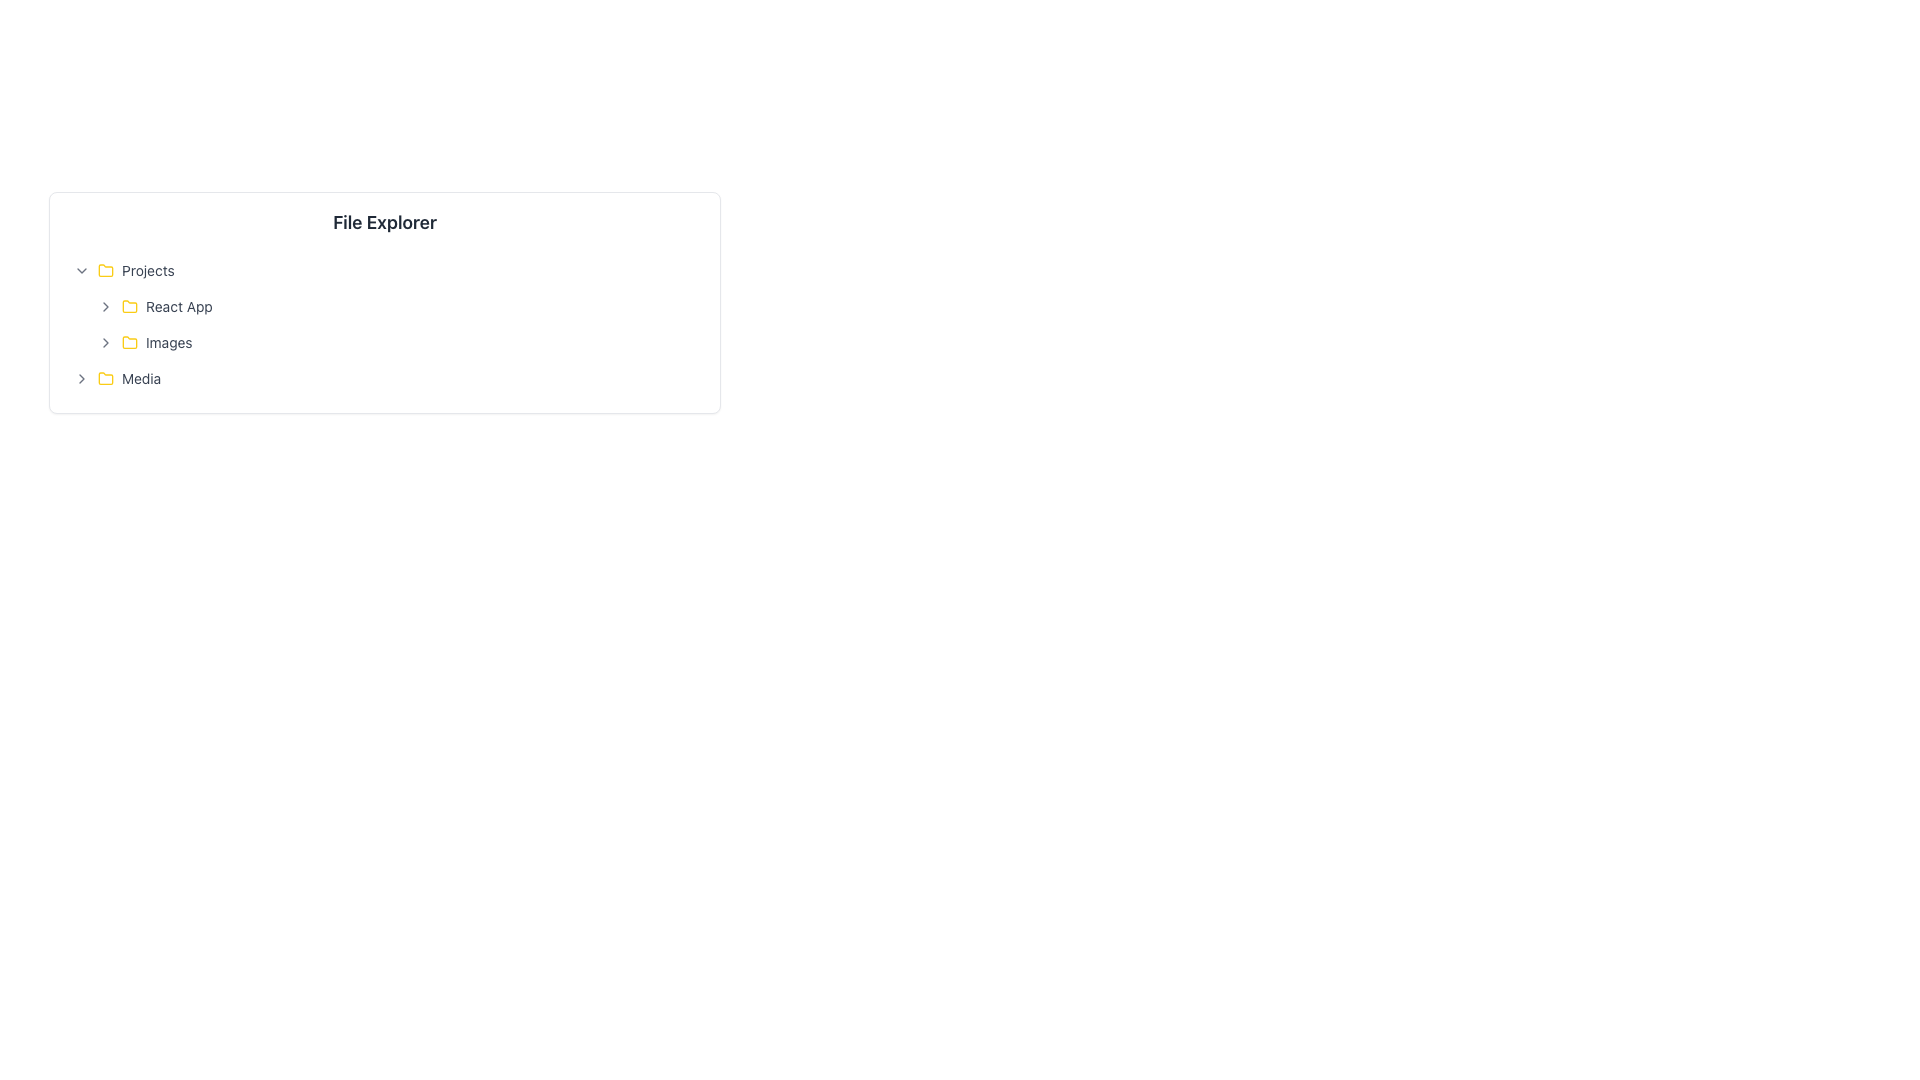  What do you see at coordinates (104, 378) in the screenshot?
I see `the folder icon with a yellow outline located next to the 'Media' entry in the file explorer interface` at bounding box center [104, 378].